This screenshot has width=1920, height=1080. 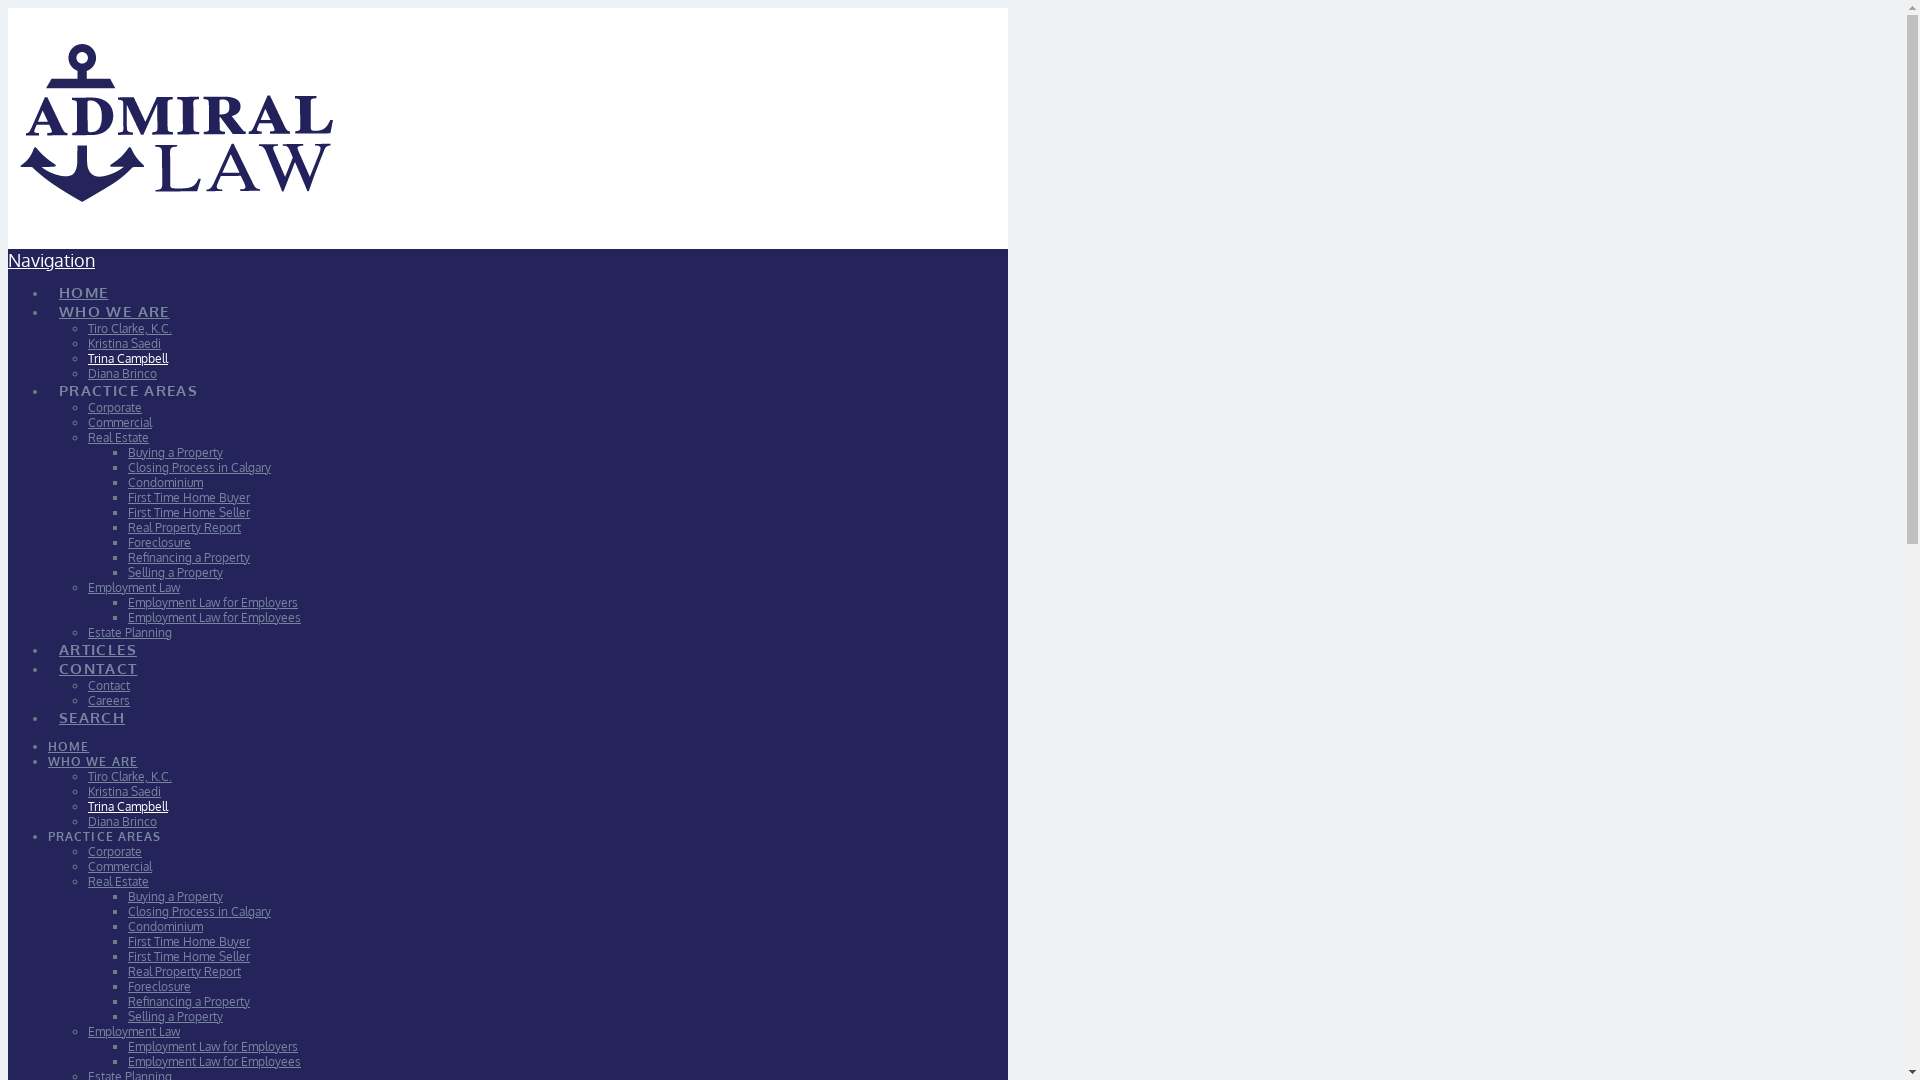 What do you see at coordinates (128, 632) in the screenshot?
I see `'Estate Planning'` at bounding box center [128, 632].